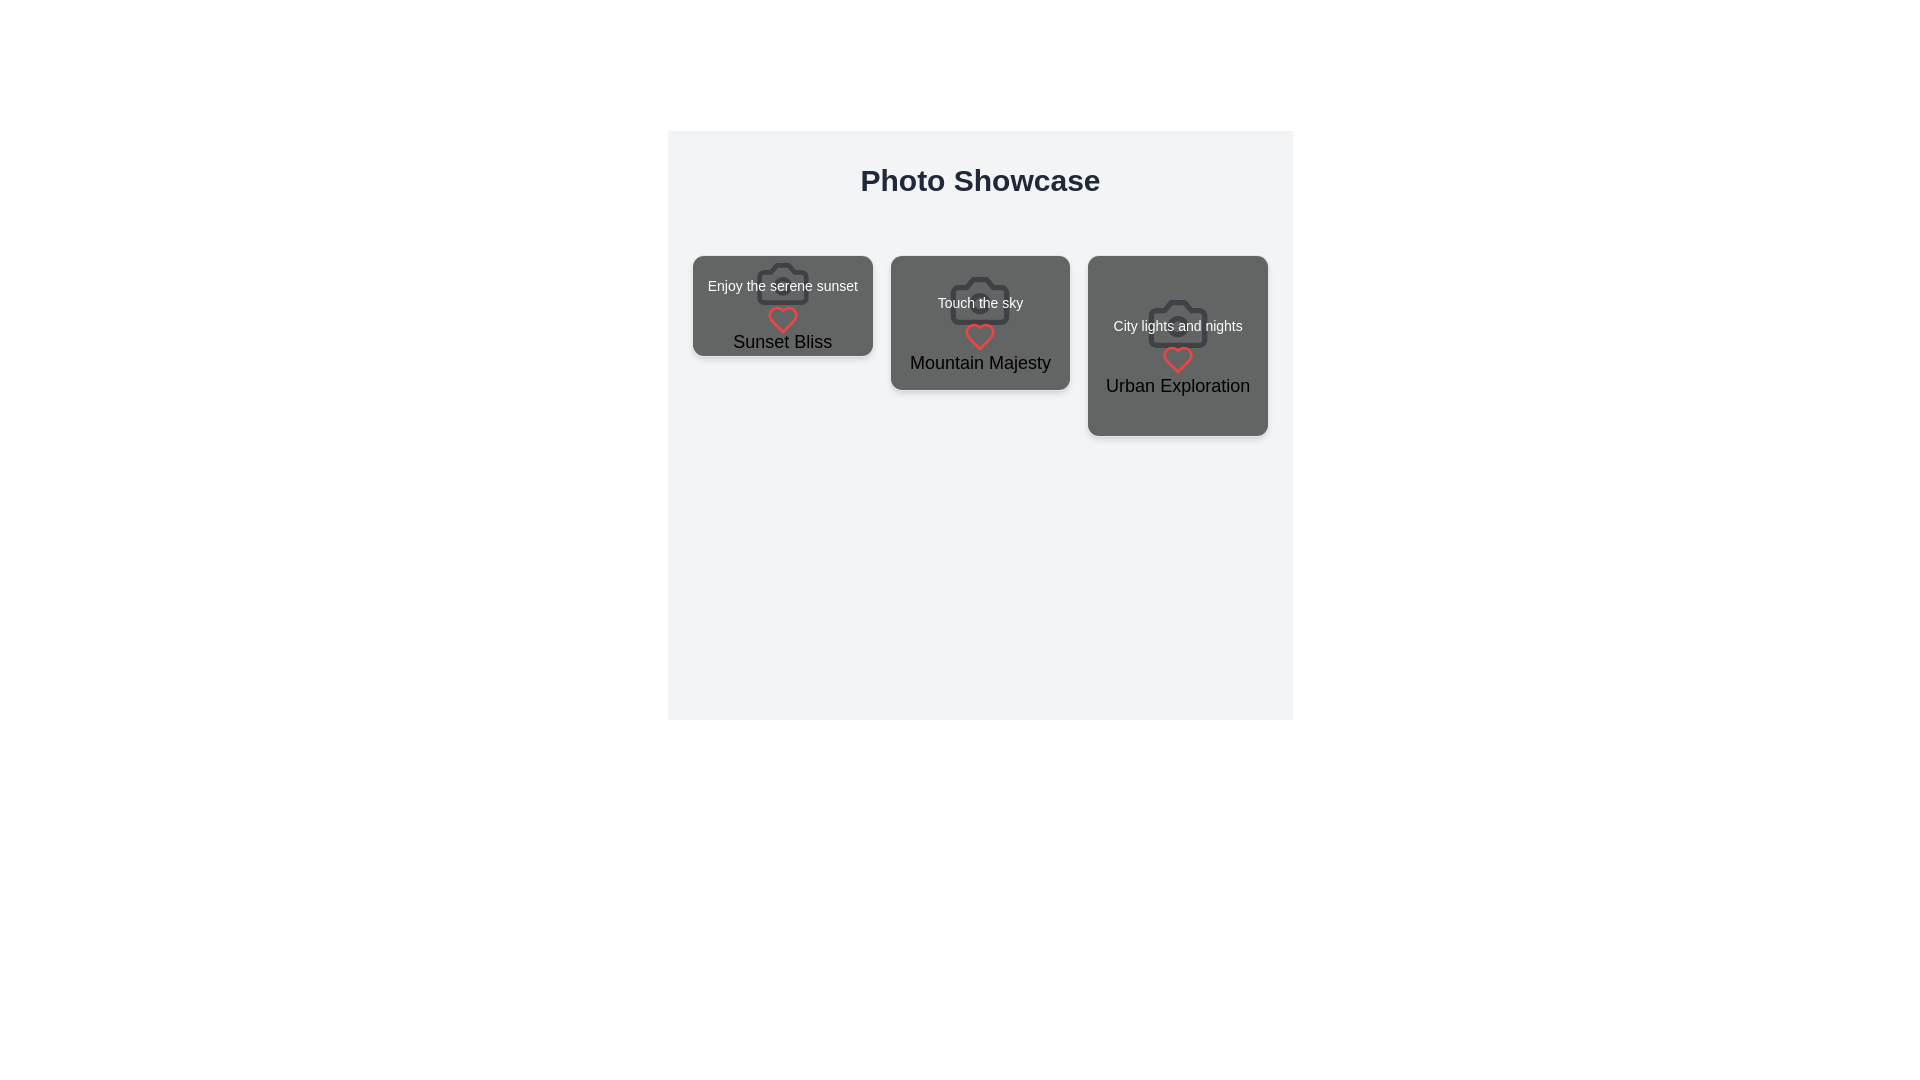 The height and width of the screenshot is (1080, 1920). What do you see at coordinates (1178, 385) in the screenshot?
I see `the text label indicating 'Urban Exploration' located at the bottom center of the third card from the left` at bounding box center [1178, 385].